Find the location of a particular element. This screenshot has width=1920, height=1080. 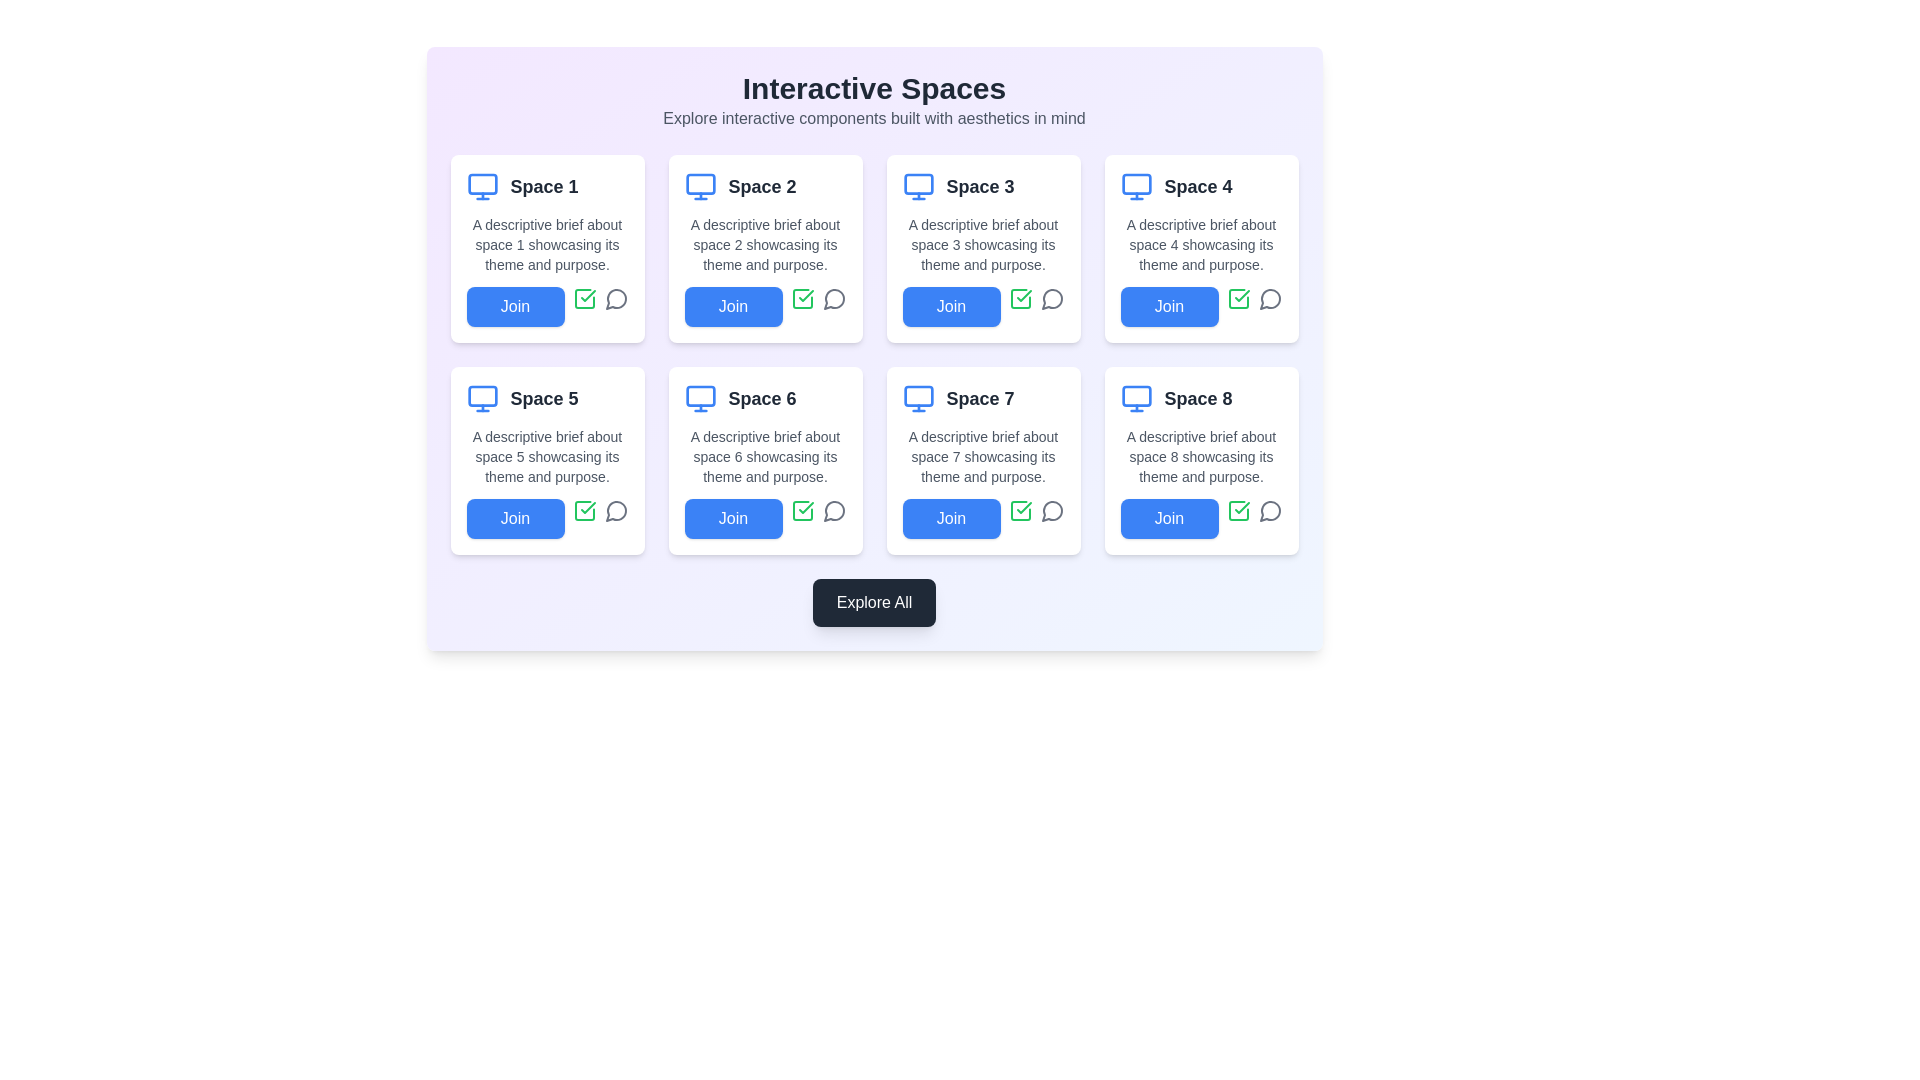

the blue 'Join' button located within the 'Space 6' card, positioned at the bottom-left above the icons, to join the space is located at coordinates (764, 518).